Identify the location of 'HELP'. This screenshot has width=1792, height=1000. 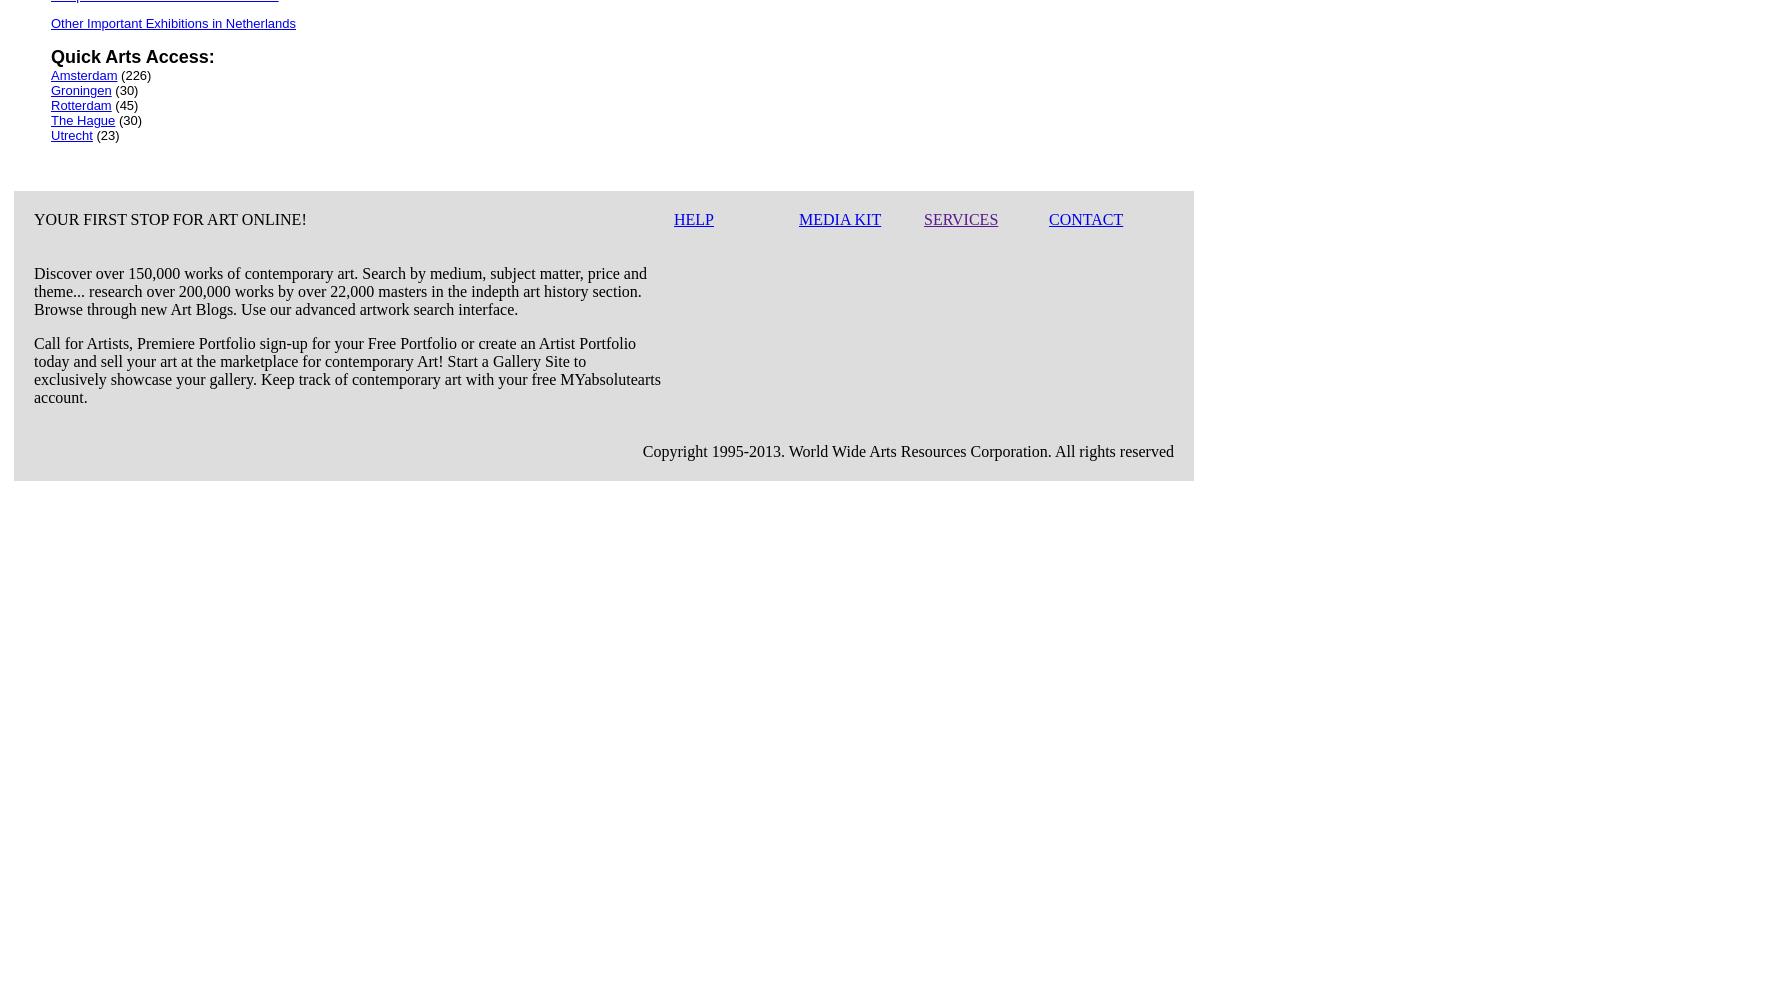
(694, 218).